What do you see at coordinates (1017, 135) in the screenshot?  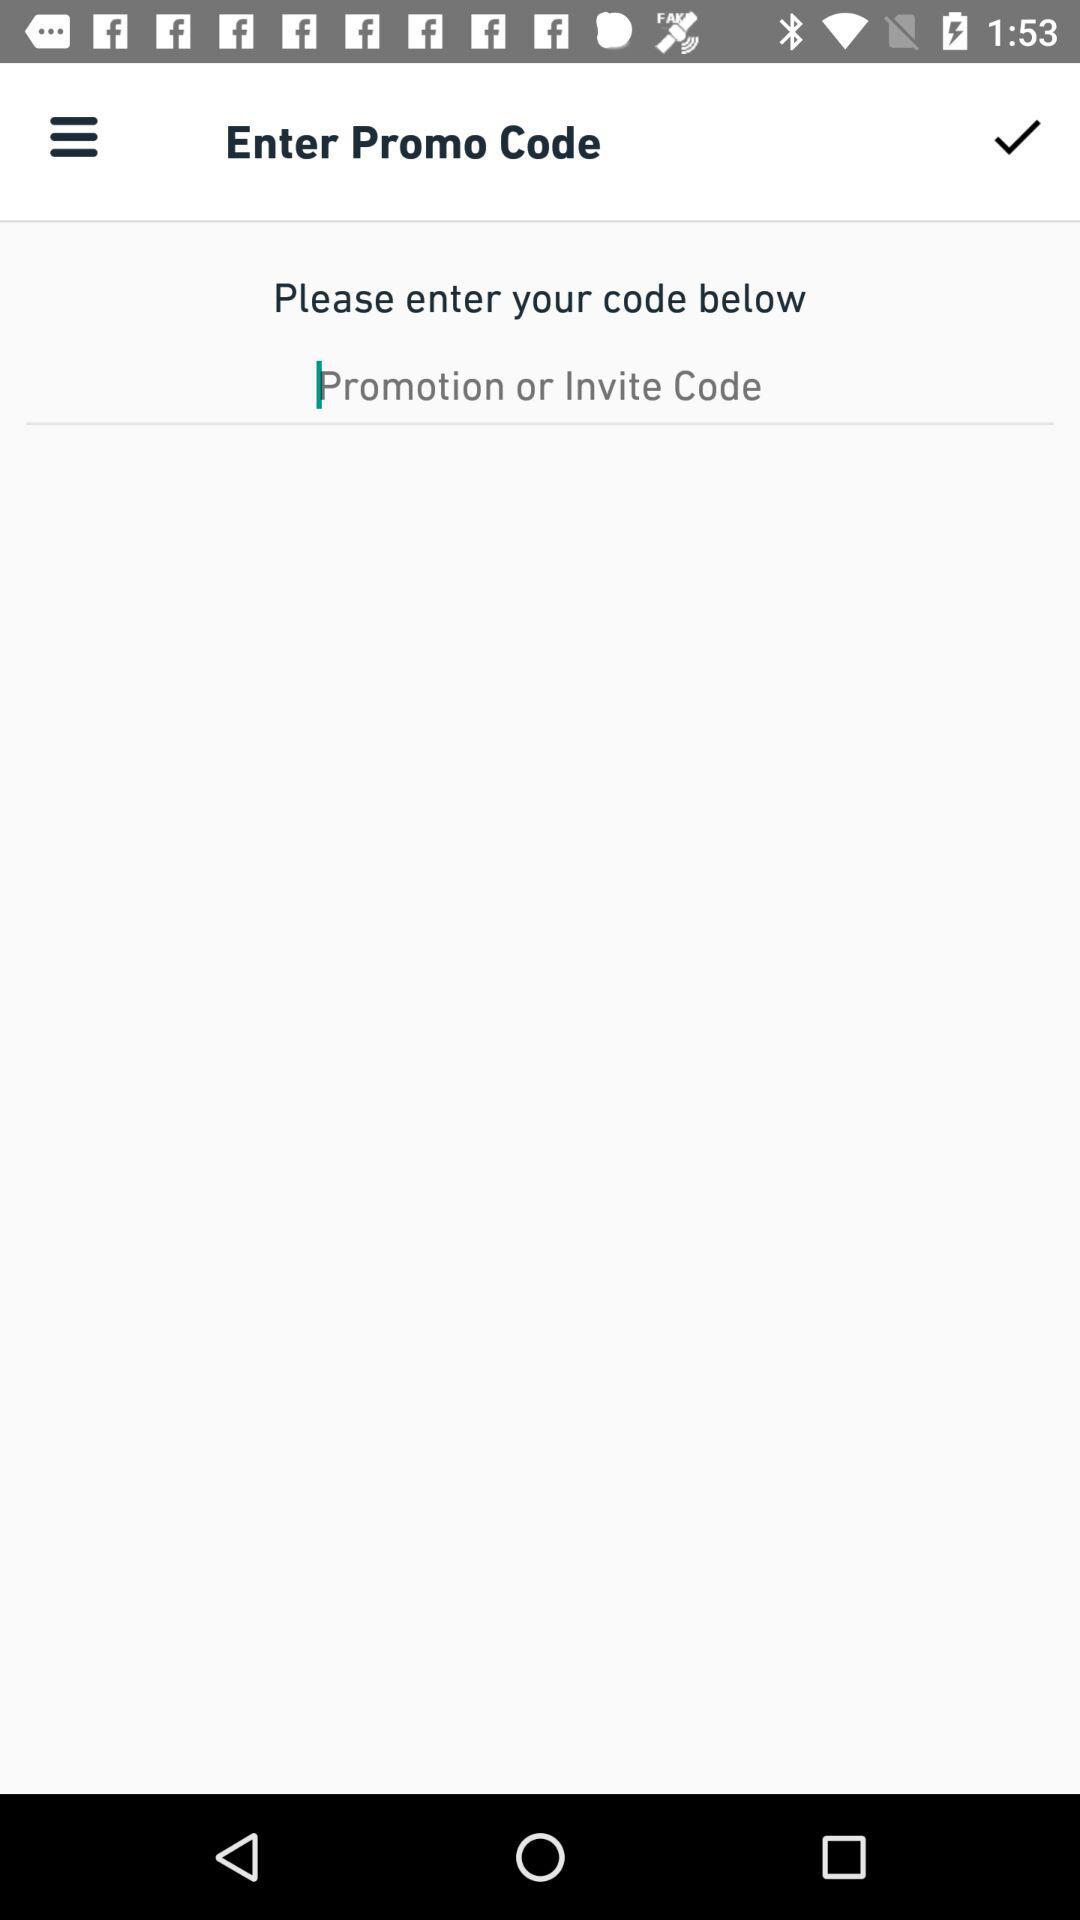 I see `icon above the please enter your item` at bounding box center [1017, 135].